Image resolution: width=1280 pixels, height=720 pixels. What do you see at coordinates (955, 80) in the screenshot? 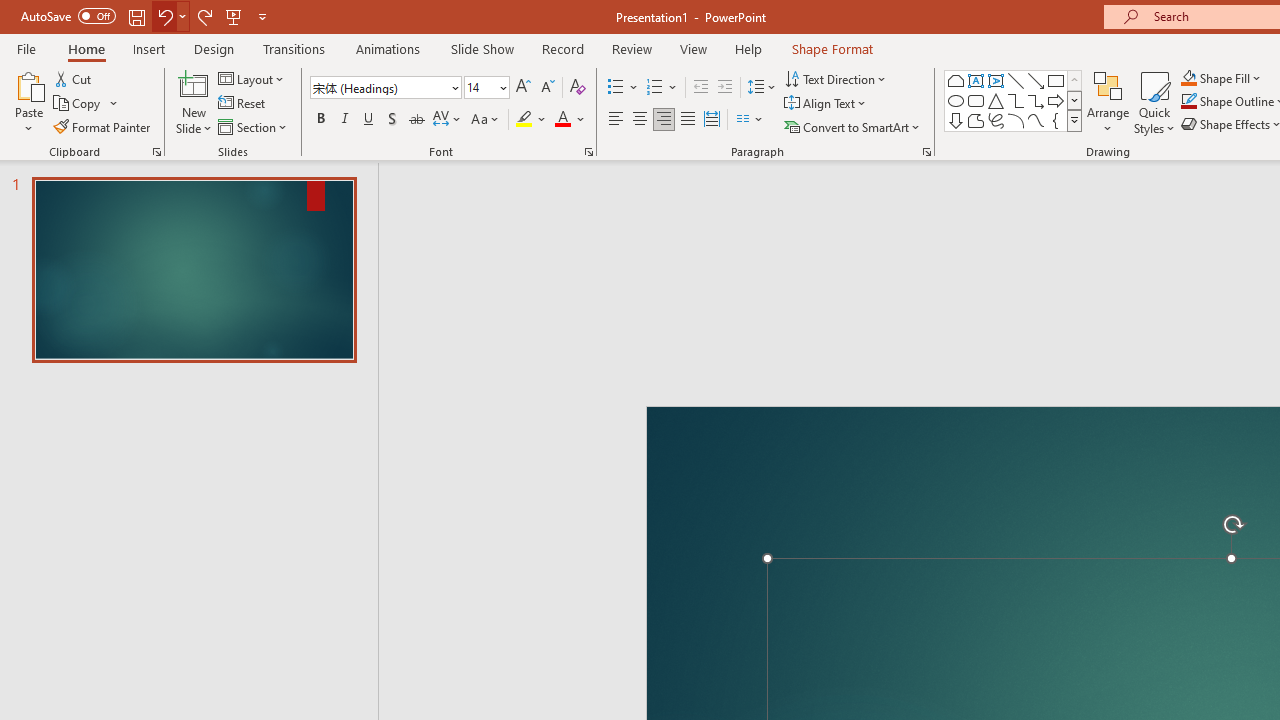
I see `'Rectangle: Top Corners Snipped'` at bounding box center [955, 80].